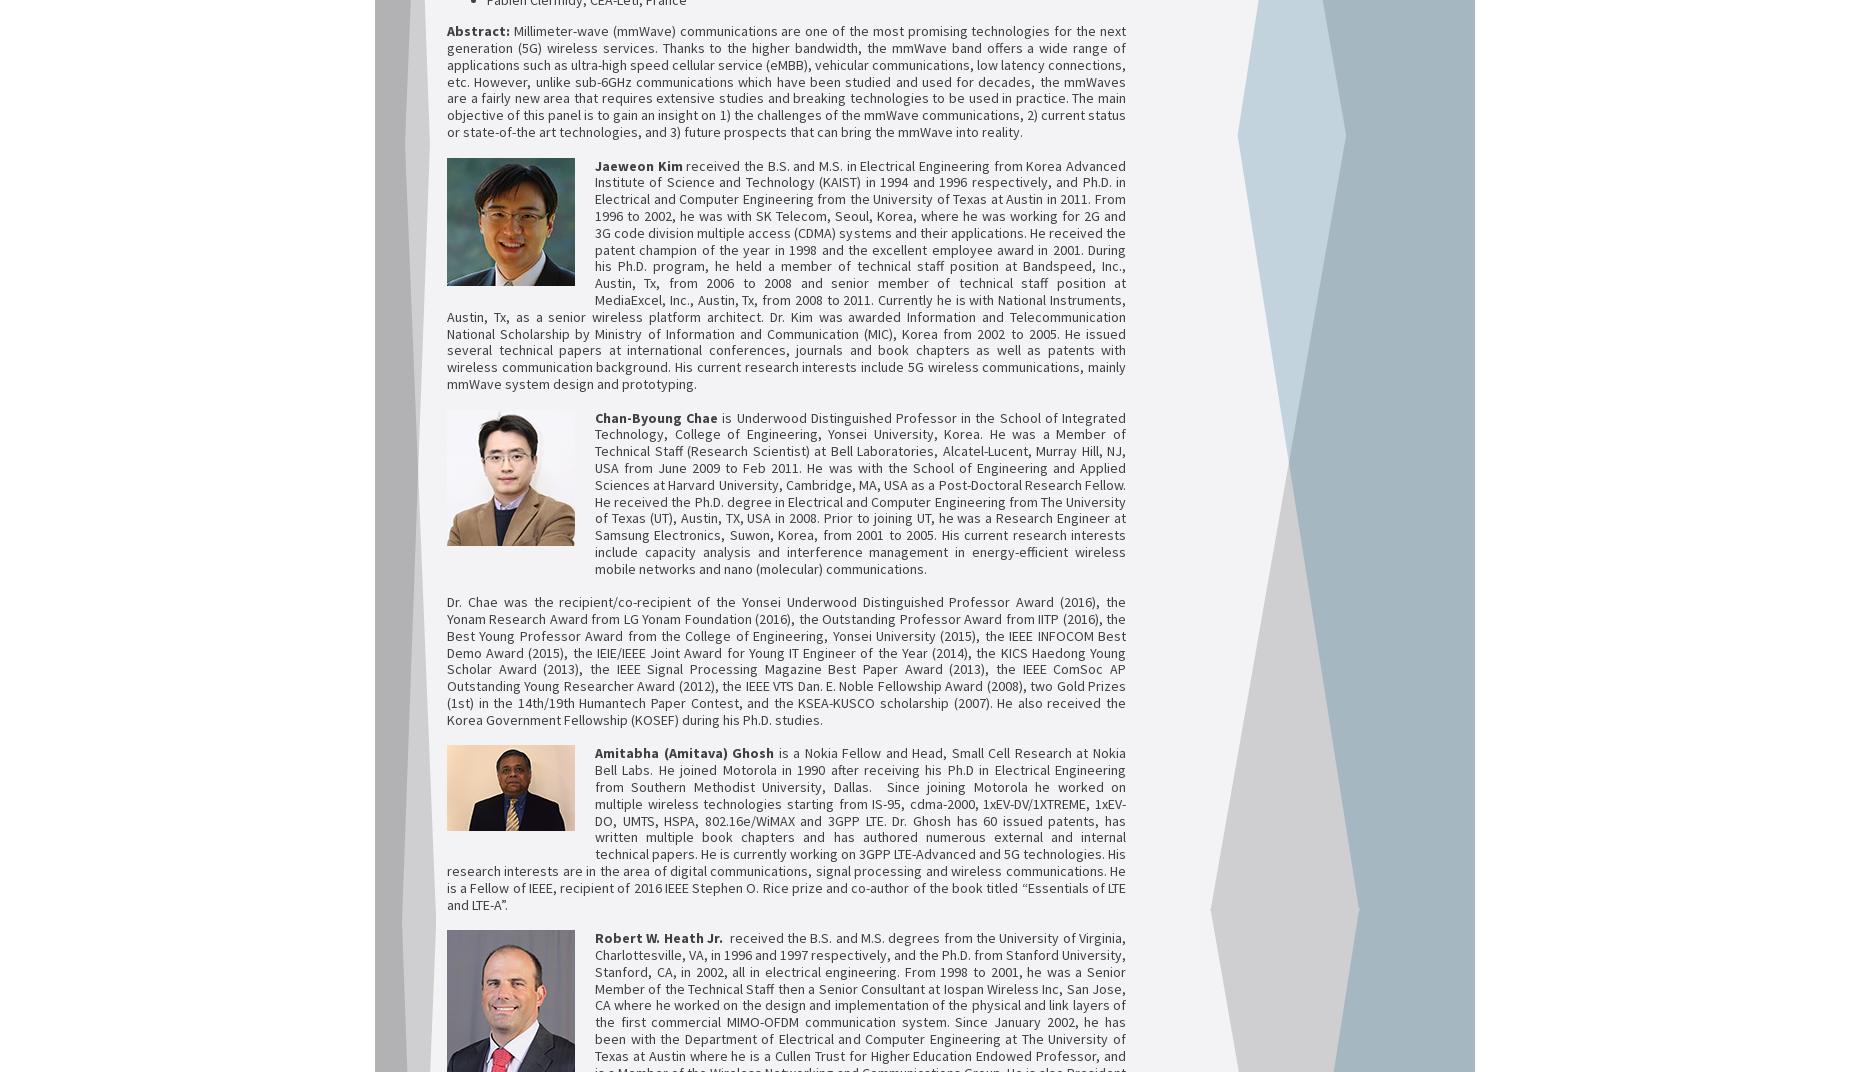 Image resolution: width=1850 pixels, height=1072 pixels. What do you see at coordinates (724, 752) in the screenshot?
I see `')'` at bounding box center [724, 752].